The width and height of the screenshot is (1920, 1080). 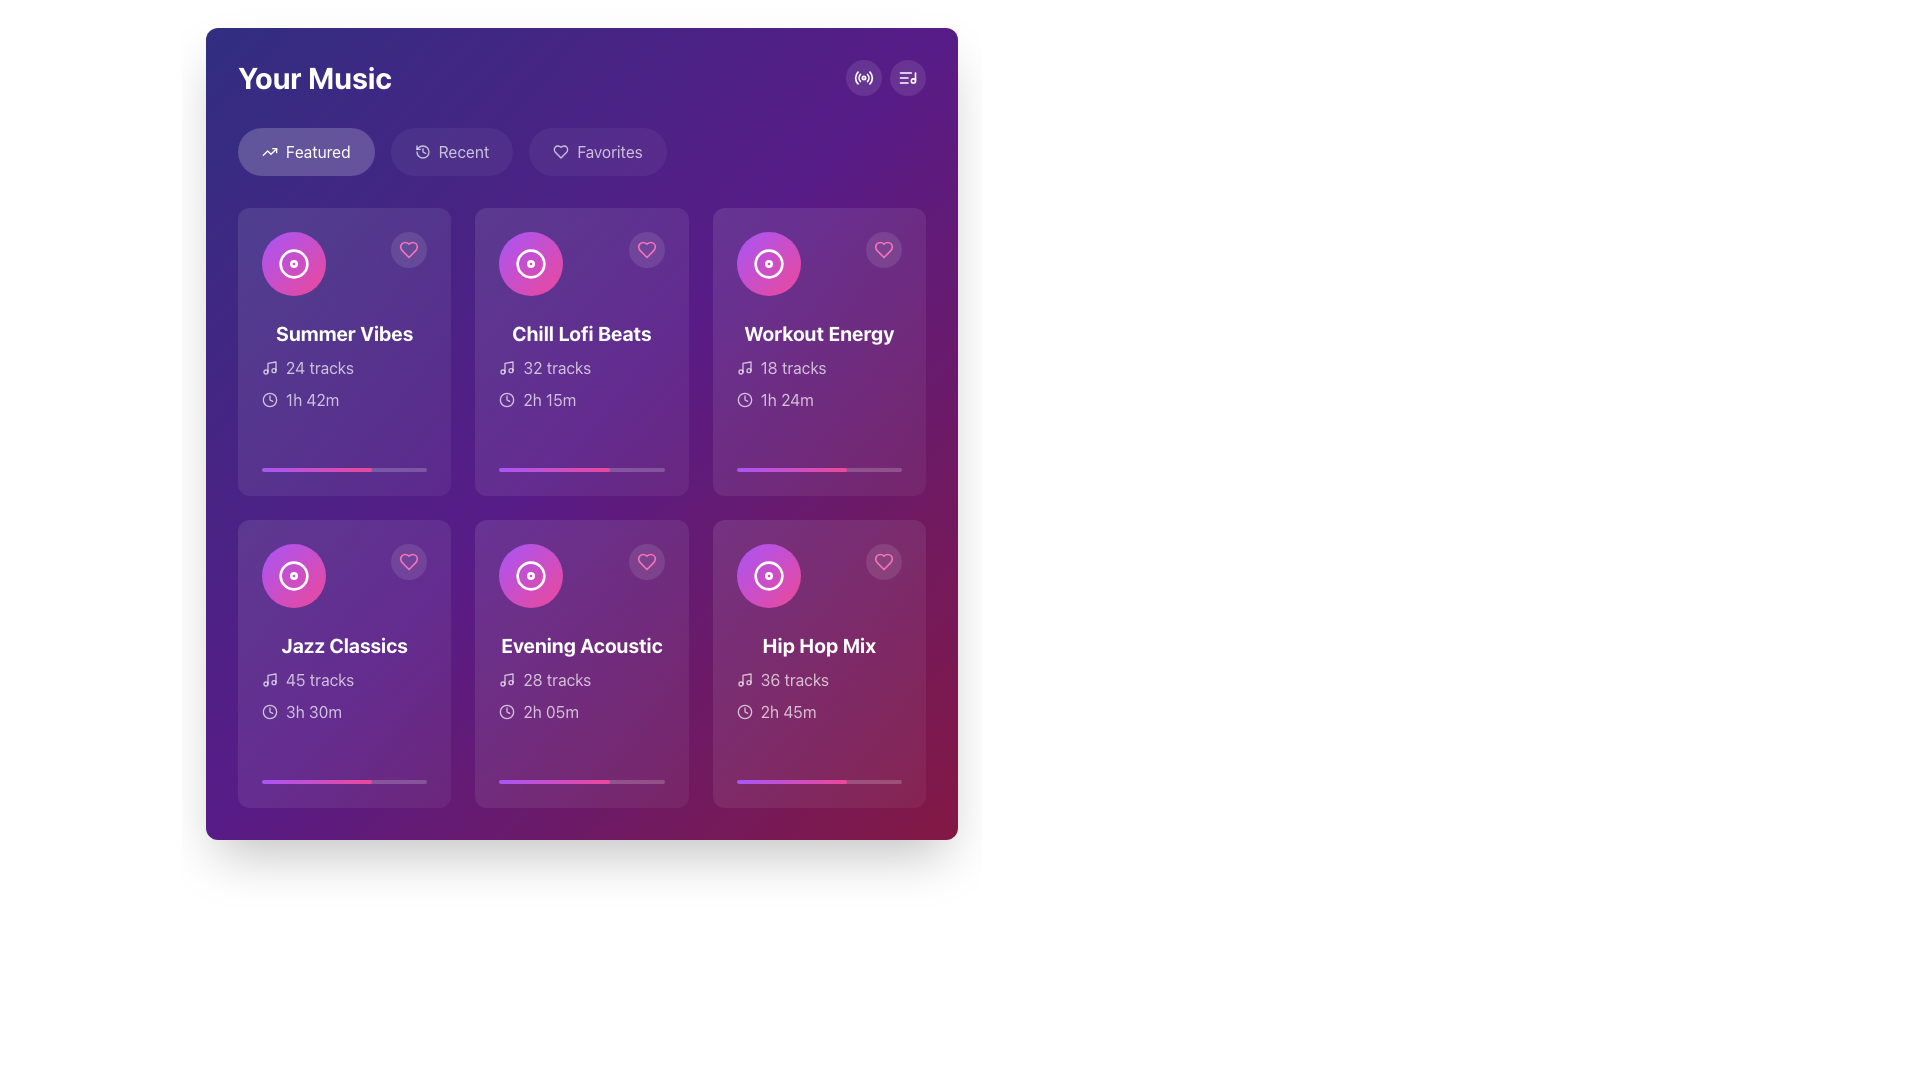 What do you see at coordinates (882, 562) in the screenshot?
I see `the heart icon button located in the top-right corner of the bottom-right card representing the 'Hip Hop Mix' music collection for navigation` at bounding box center [882, 562].